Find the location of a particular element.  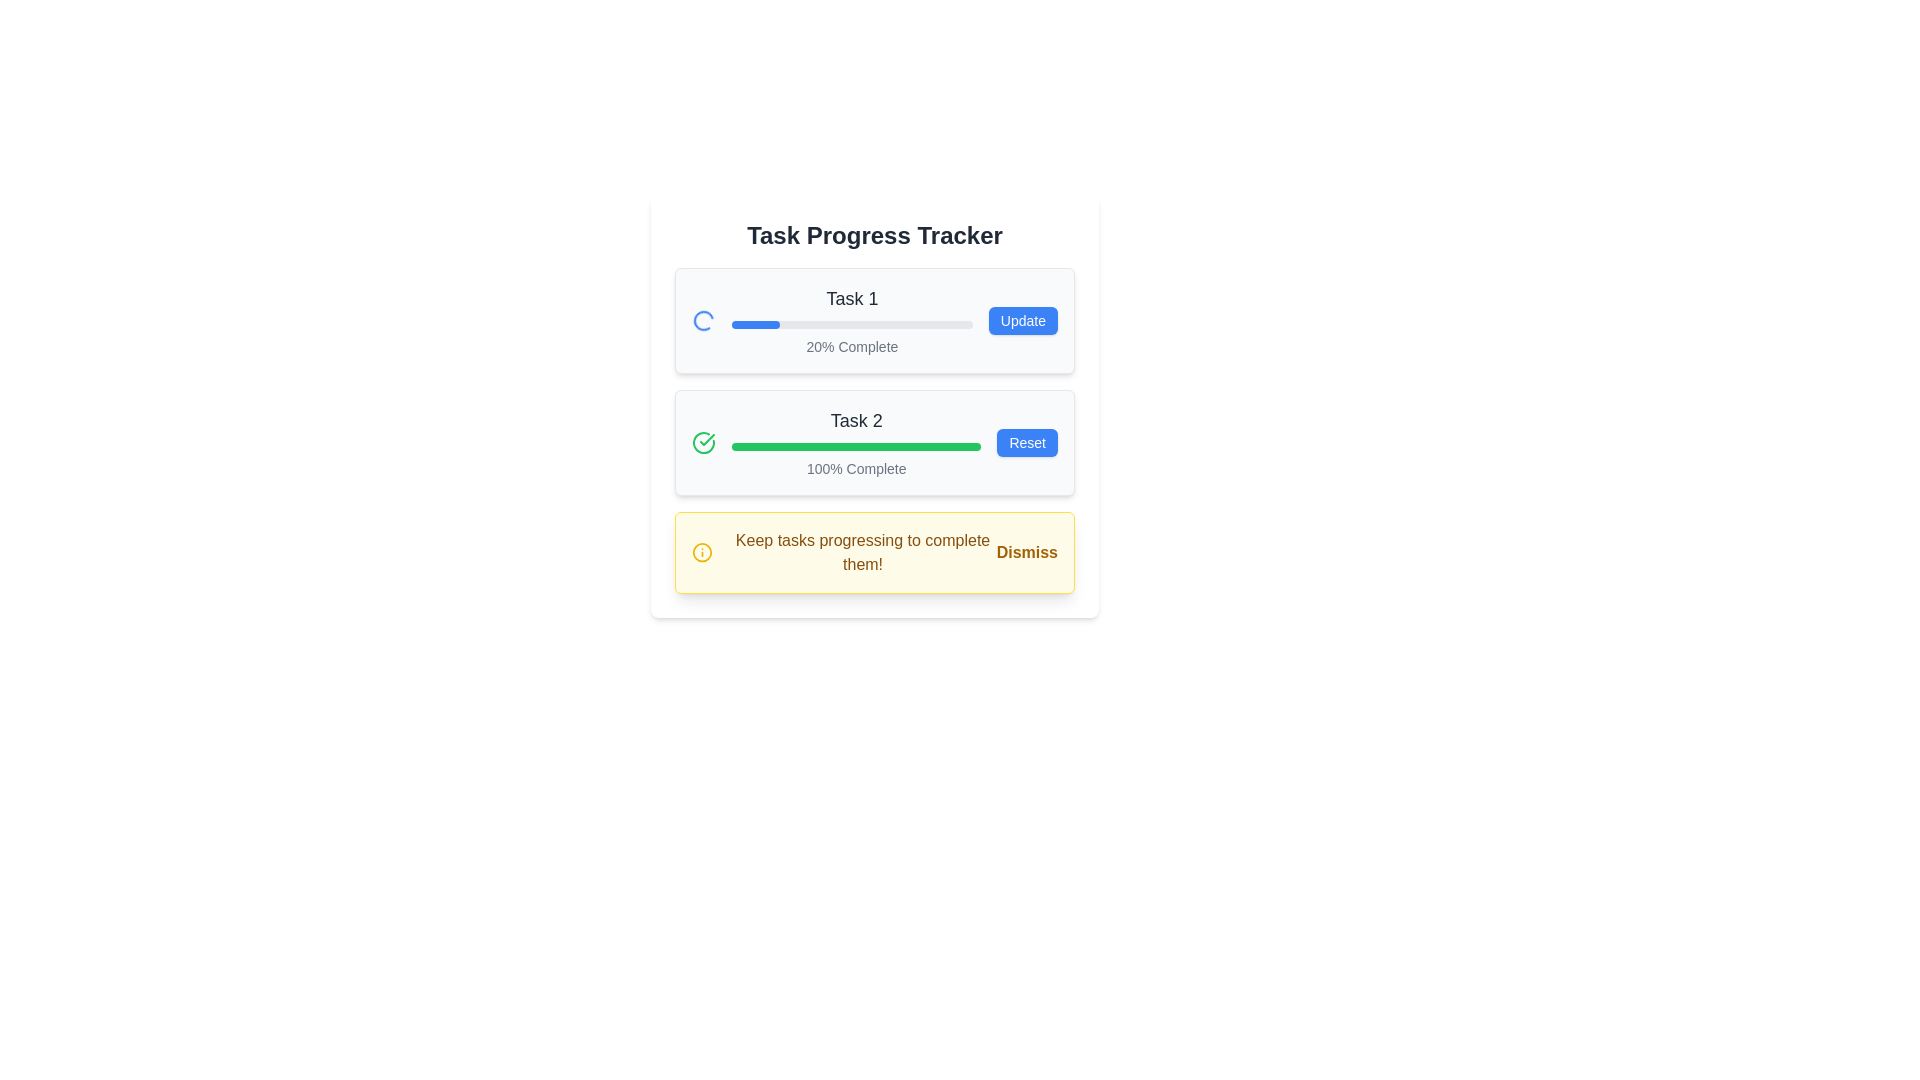

the Progress bar that visually represents the completion percentage of a task, located in the 'Task 2' section between the title 'Task 2' and the status text '100% Complete' is located at coordinates (856, 446).